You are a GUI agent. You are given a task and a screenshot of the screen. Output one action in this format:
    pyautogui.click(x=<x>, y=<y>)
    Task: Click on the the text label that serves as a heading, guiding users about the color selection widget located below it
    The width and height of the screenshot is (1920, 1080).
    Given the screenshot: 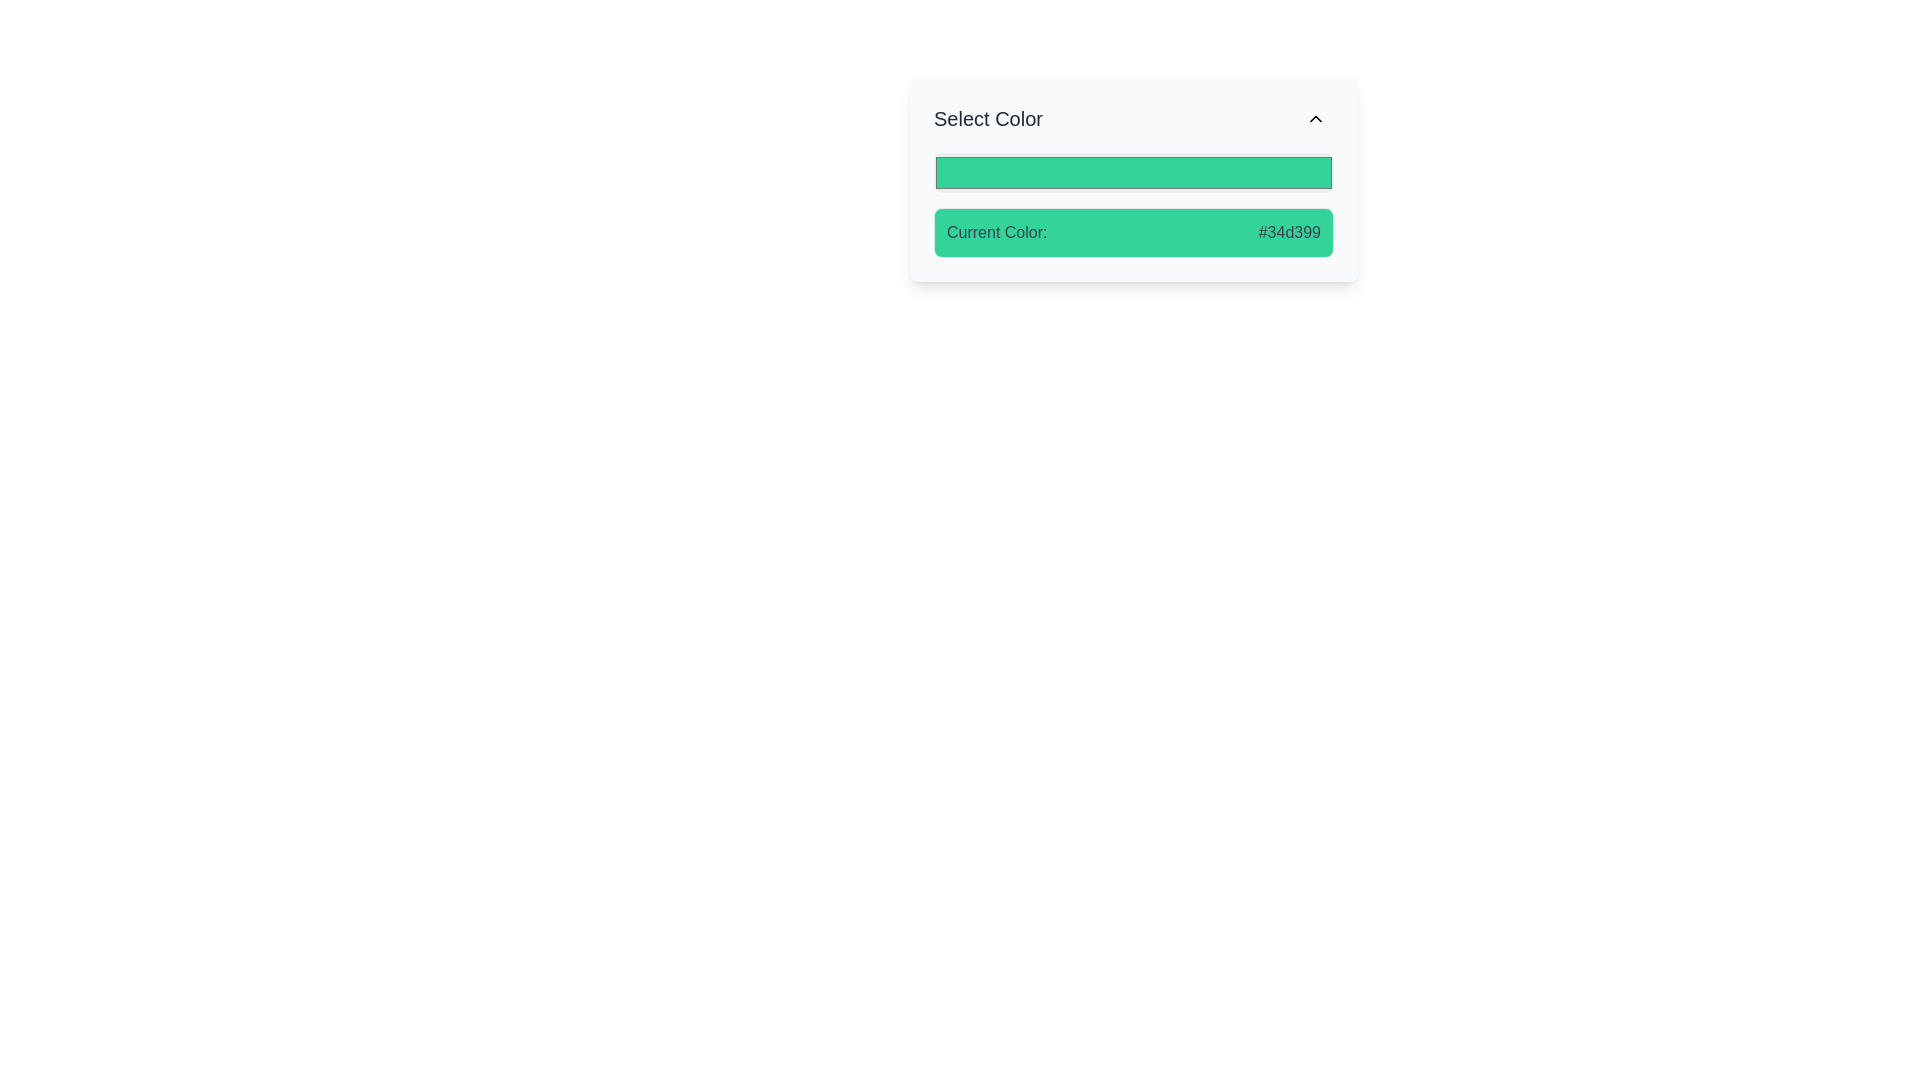 What is the action you would take?
    pyautogui.click(x=988, y=119)
    